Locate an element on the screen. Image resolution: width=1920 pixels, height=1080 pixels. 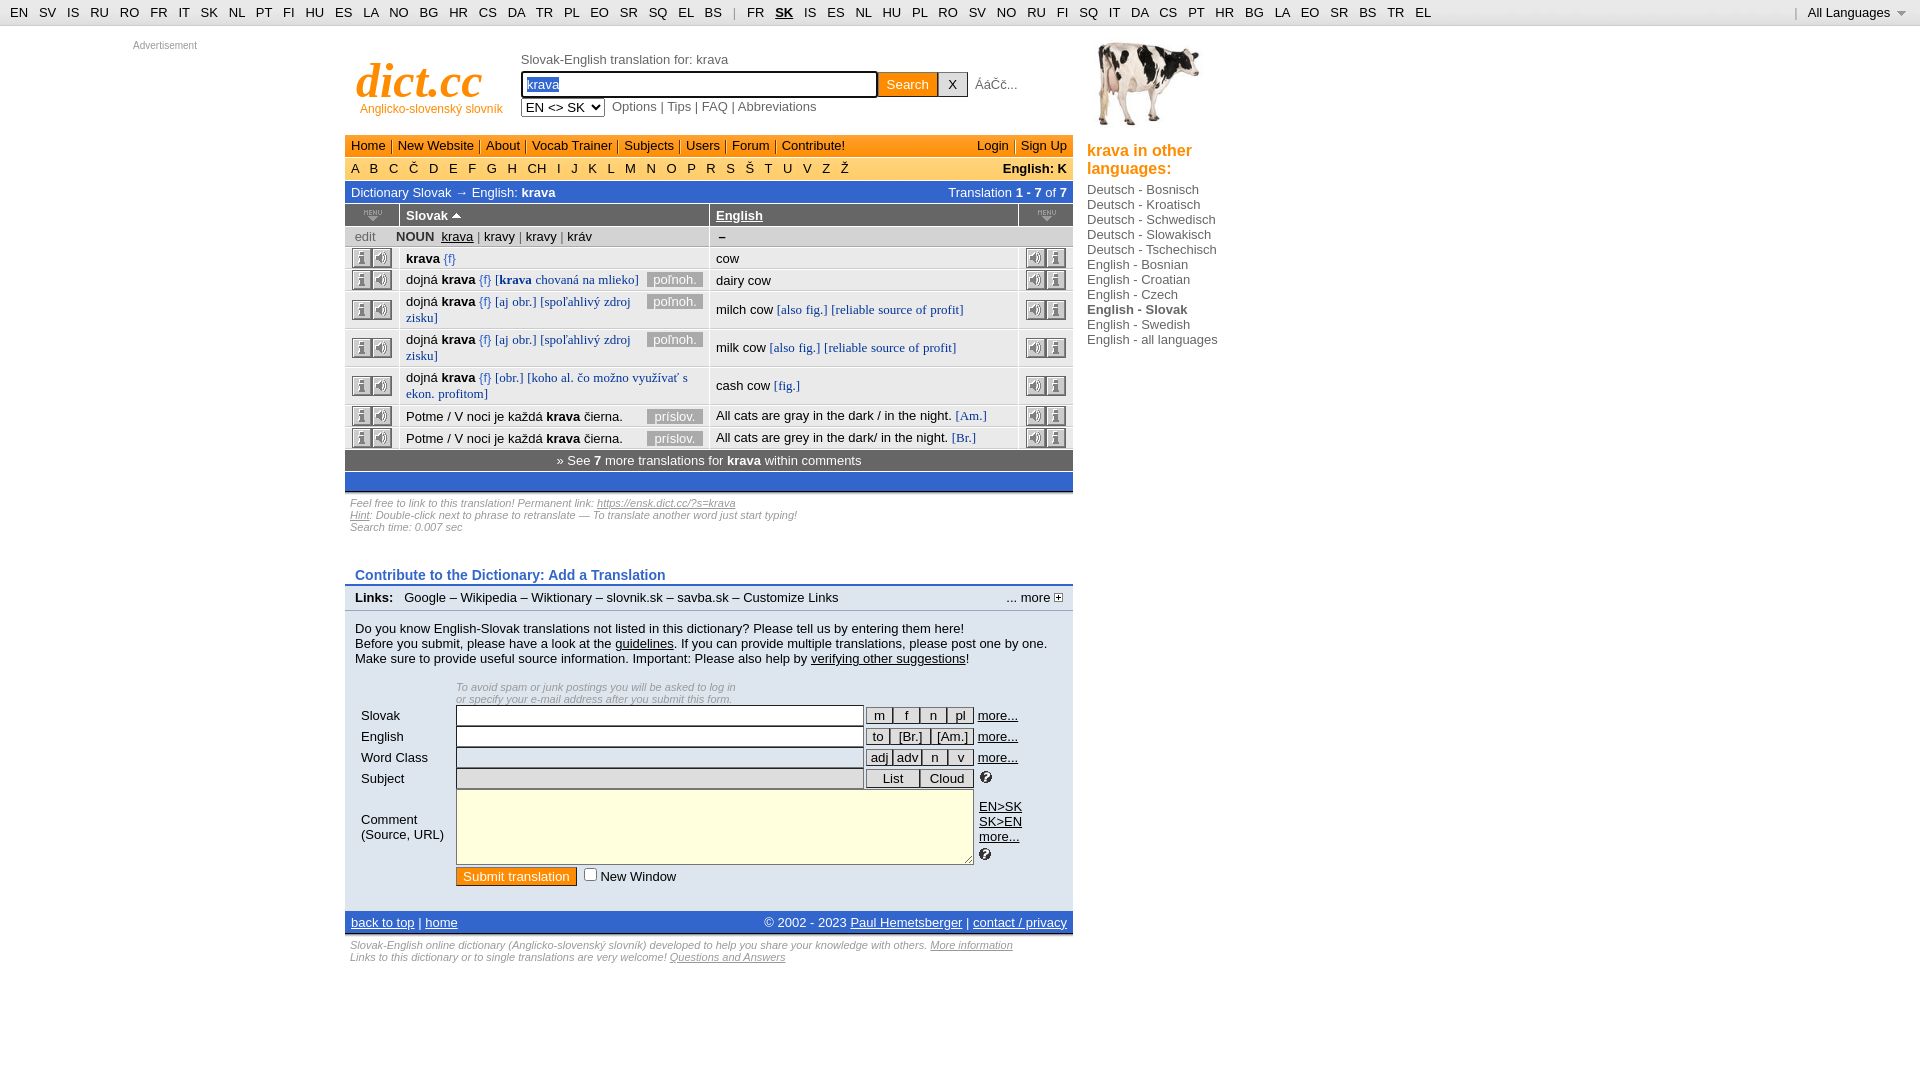
'krava' is located at coordinates (421, 256).